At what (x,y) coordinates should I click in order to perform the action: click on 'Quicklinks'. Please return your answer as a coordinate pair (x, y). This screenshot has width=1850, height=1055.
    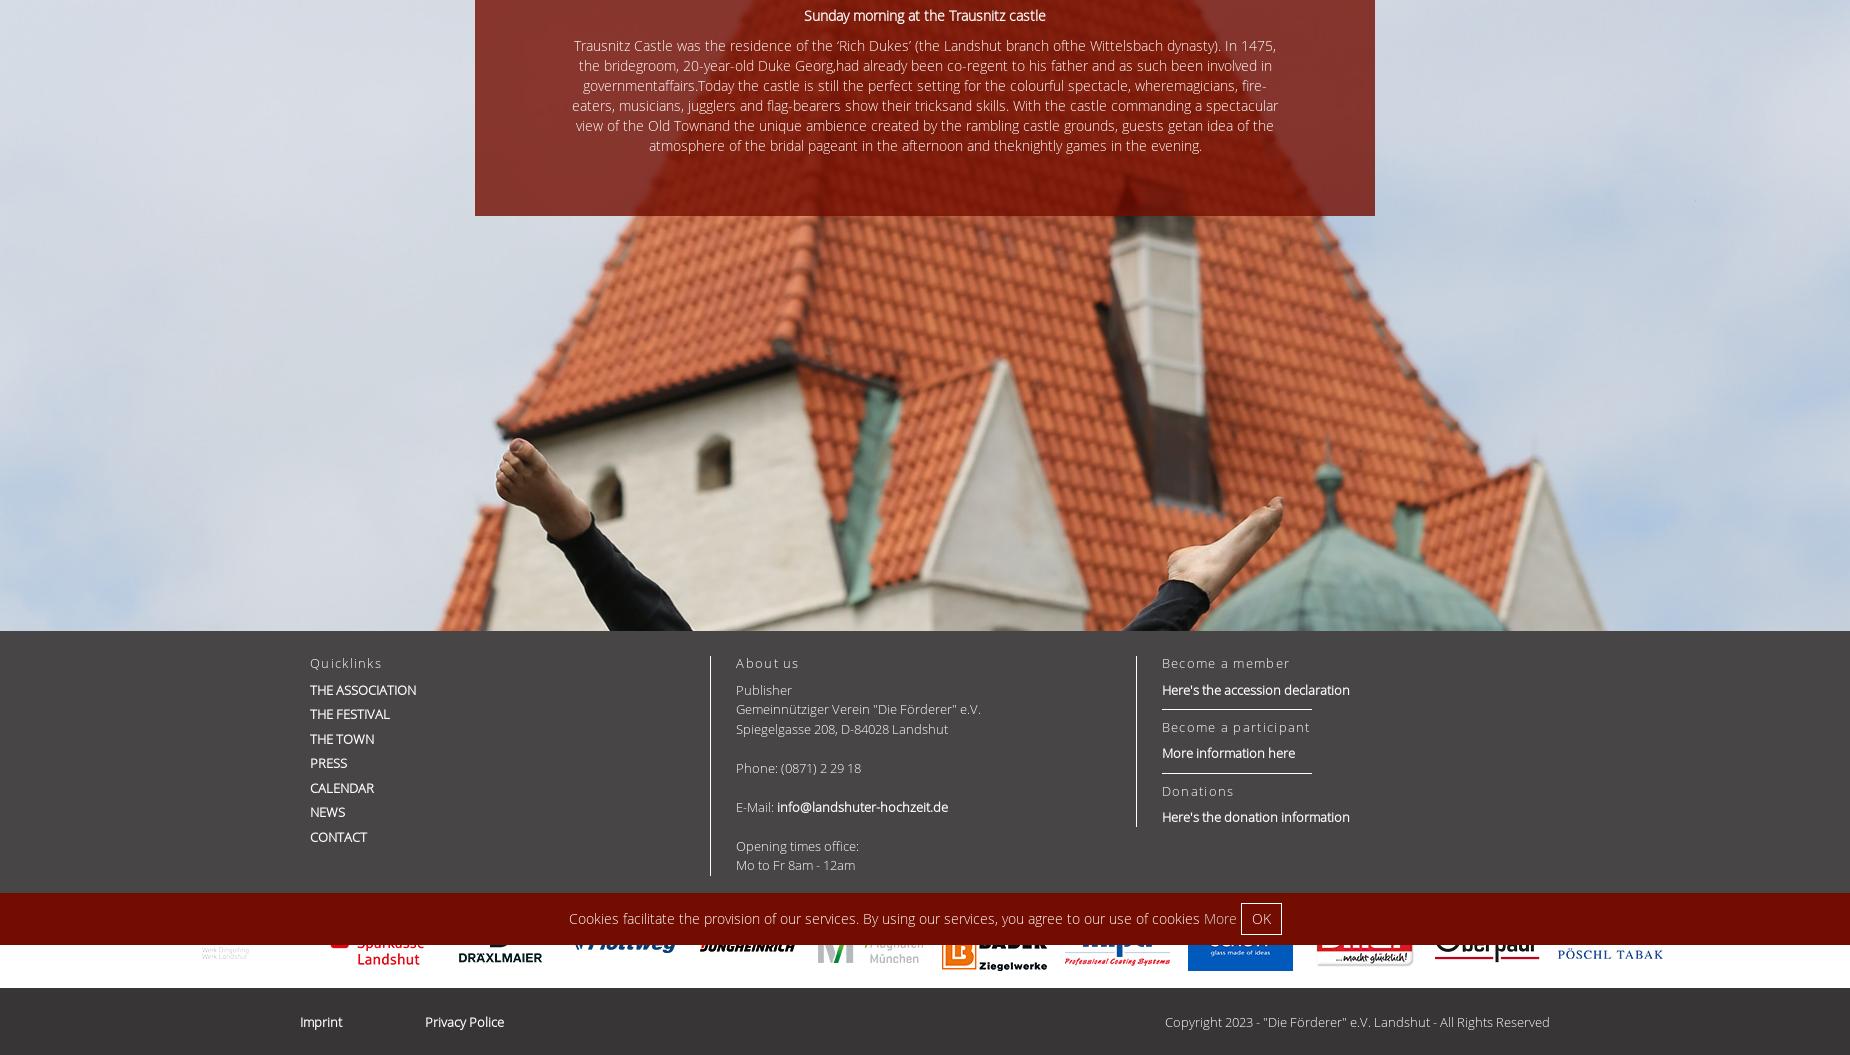
    Looking at the image, I should click on (344, 661).